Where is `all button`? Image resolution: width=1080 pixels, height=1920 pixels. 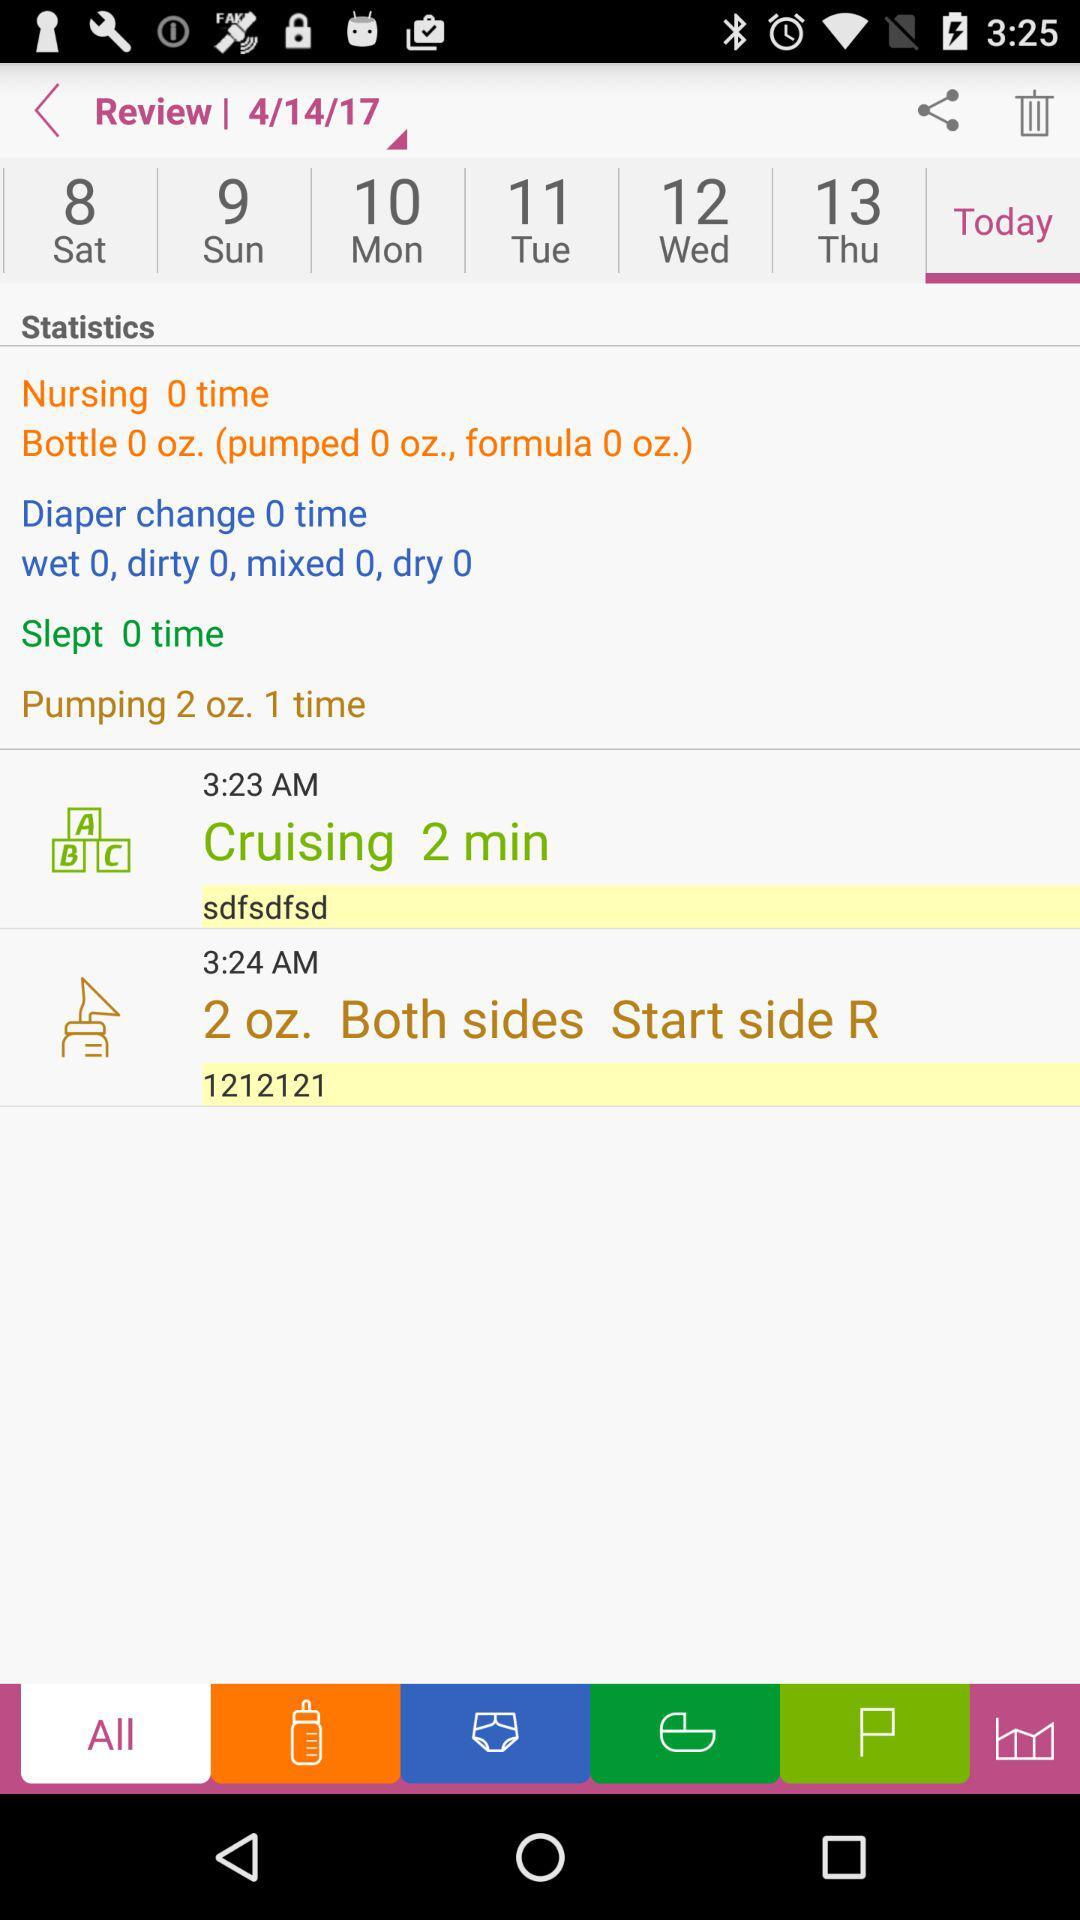
all button is located at coordinates (115, 1737).